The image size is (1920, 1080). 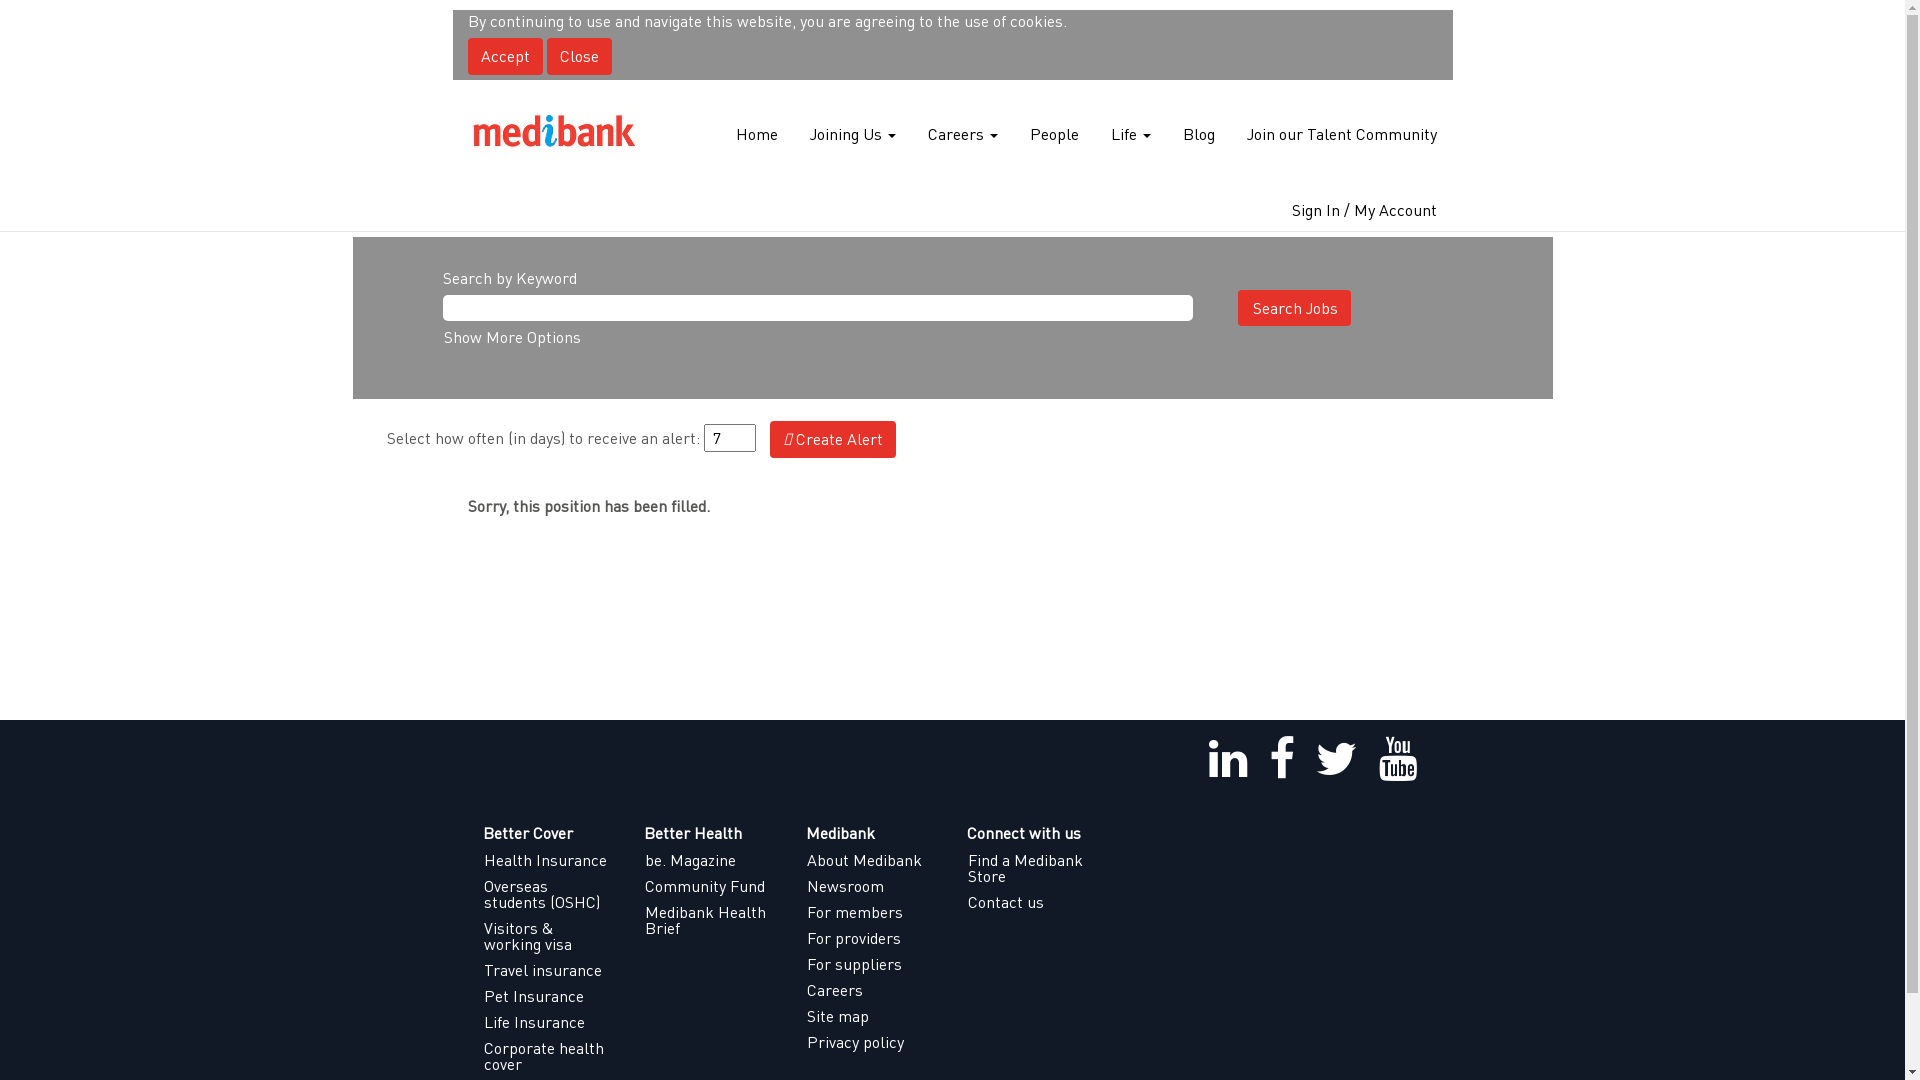 What do you see at coordinates (872, 911) in the screenshot?
I see `'For members'` at bounding box center [872, 911].